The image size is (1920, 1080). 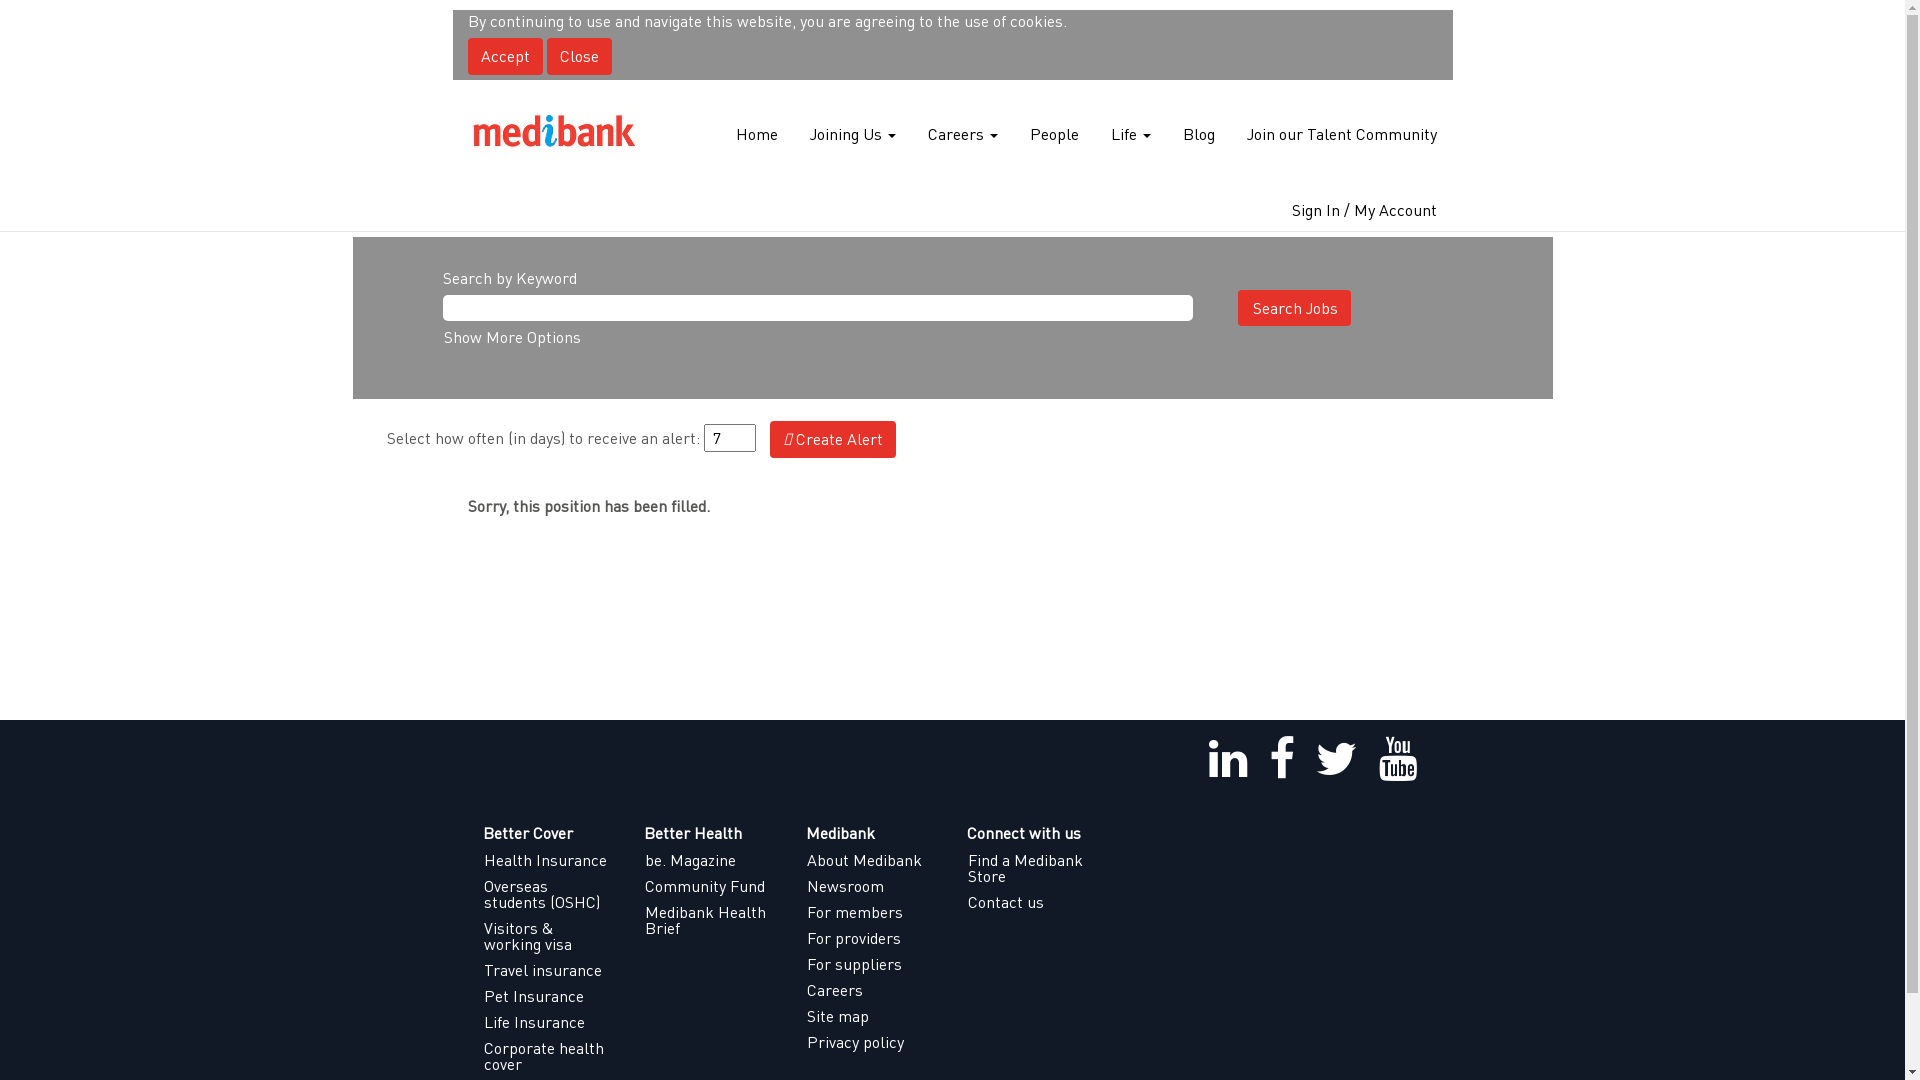 What do you see at coordinates (872, 911) in the screenshot?
I see `'For members'` at bounding box center [872, 911].